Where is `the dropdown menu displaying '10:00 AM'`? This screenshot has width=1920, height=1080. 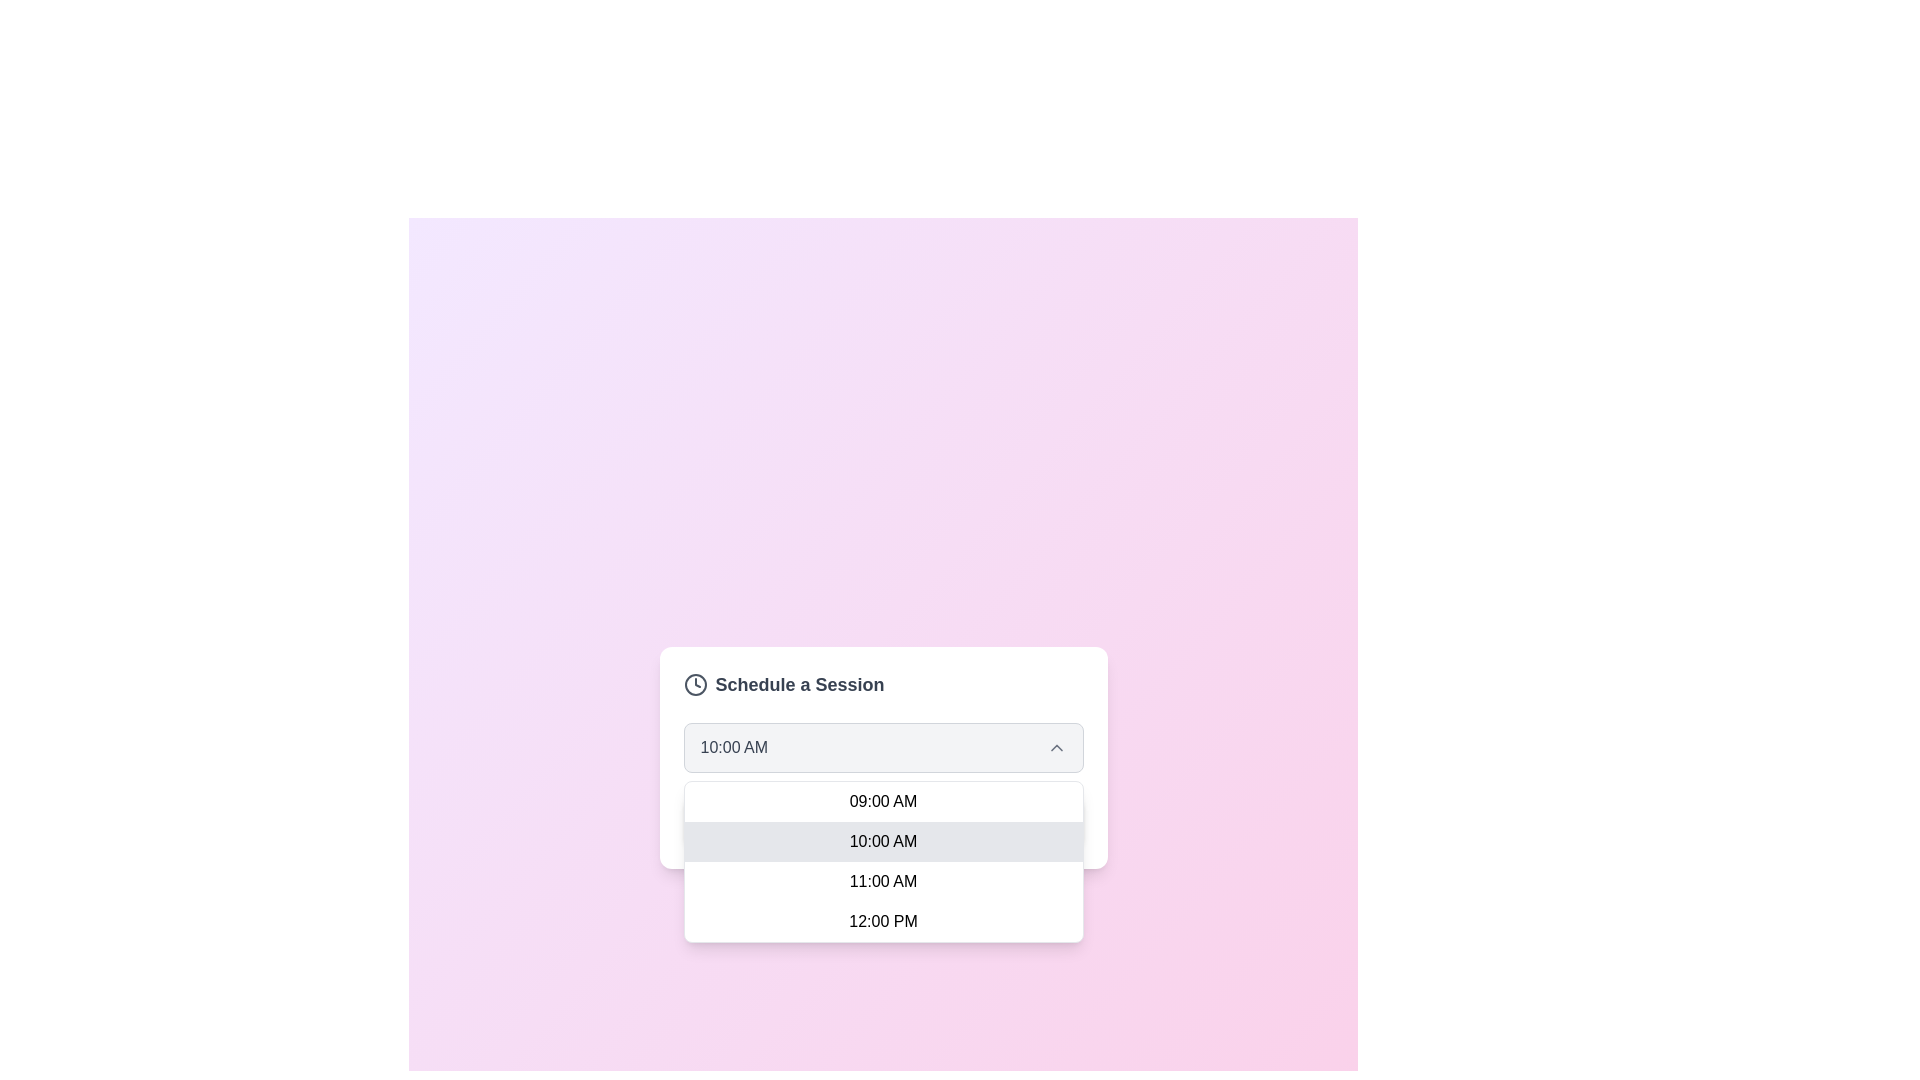
the dropdown menu displaying '10:00 AM' is located at coordinates (882, 748).